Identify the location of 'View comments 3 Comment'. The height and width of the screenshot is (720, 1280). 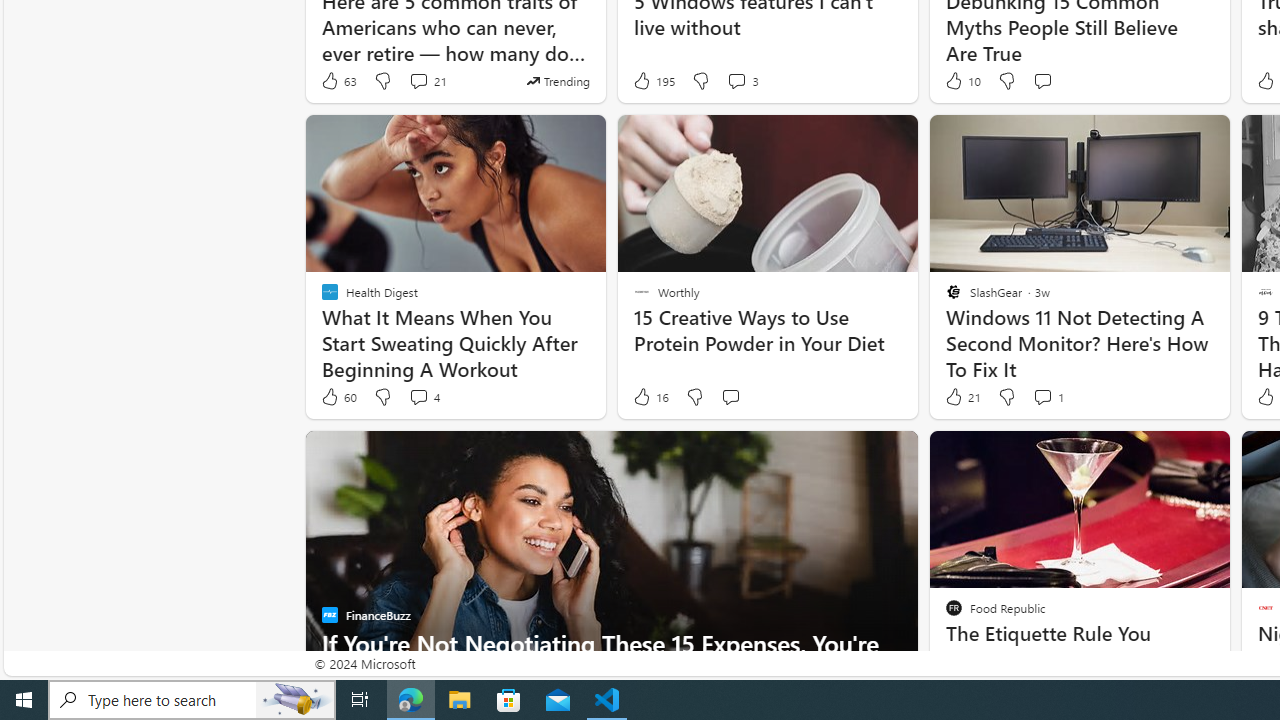
(735, 80).